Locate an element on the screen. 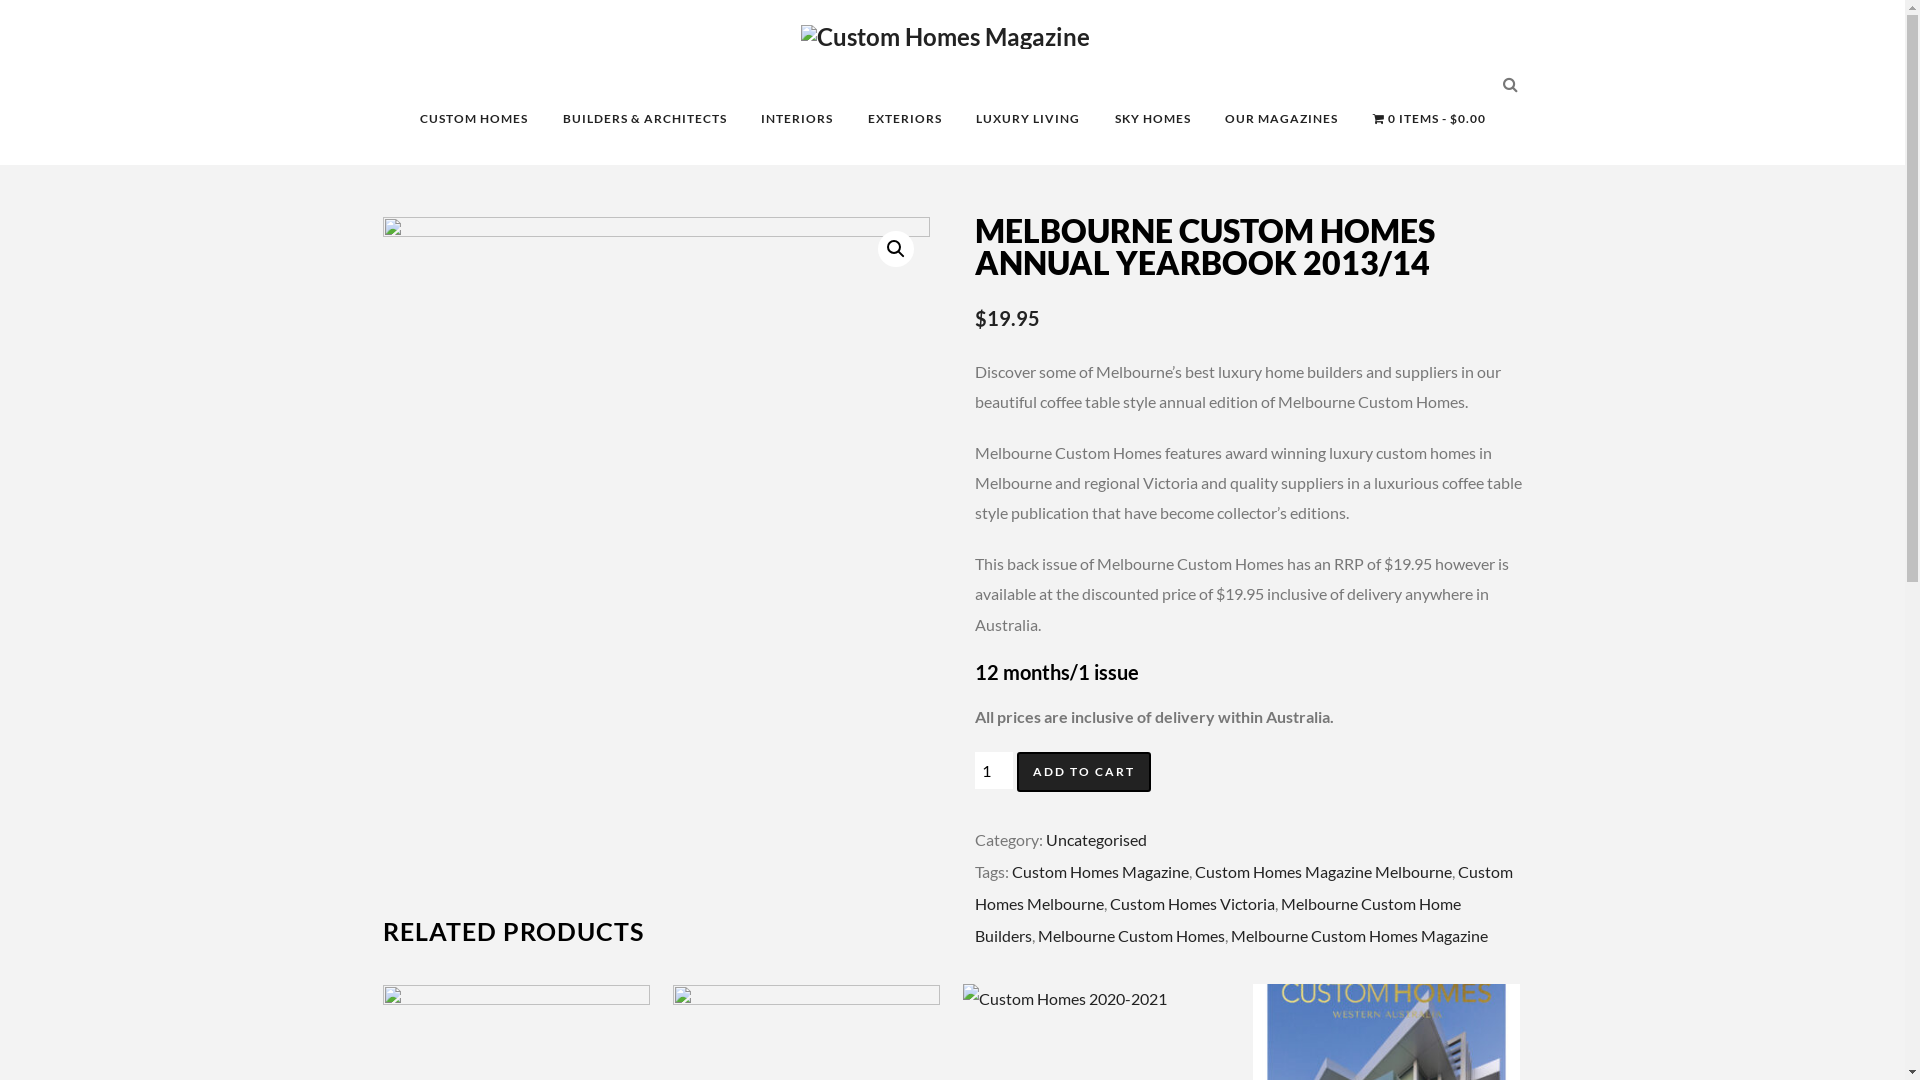 The width and height of the screenshot is (1920, 1080). 'Custom Homes Victoria' is located at coordinates (1192, 903).